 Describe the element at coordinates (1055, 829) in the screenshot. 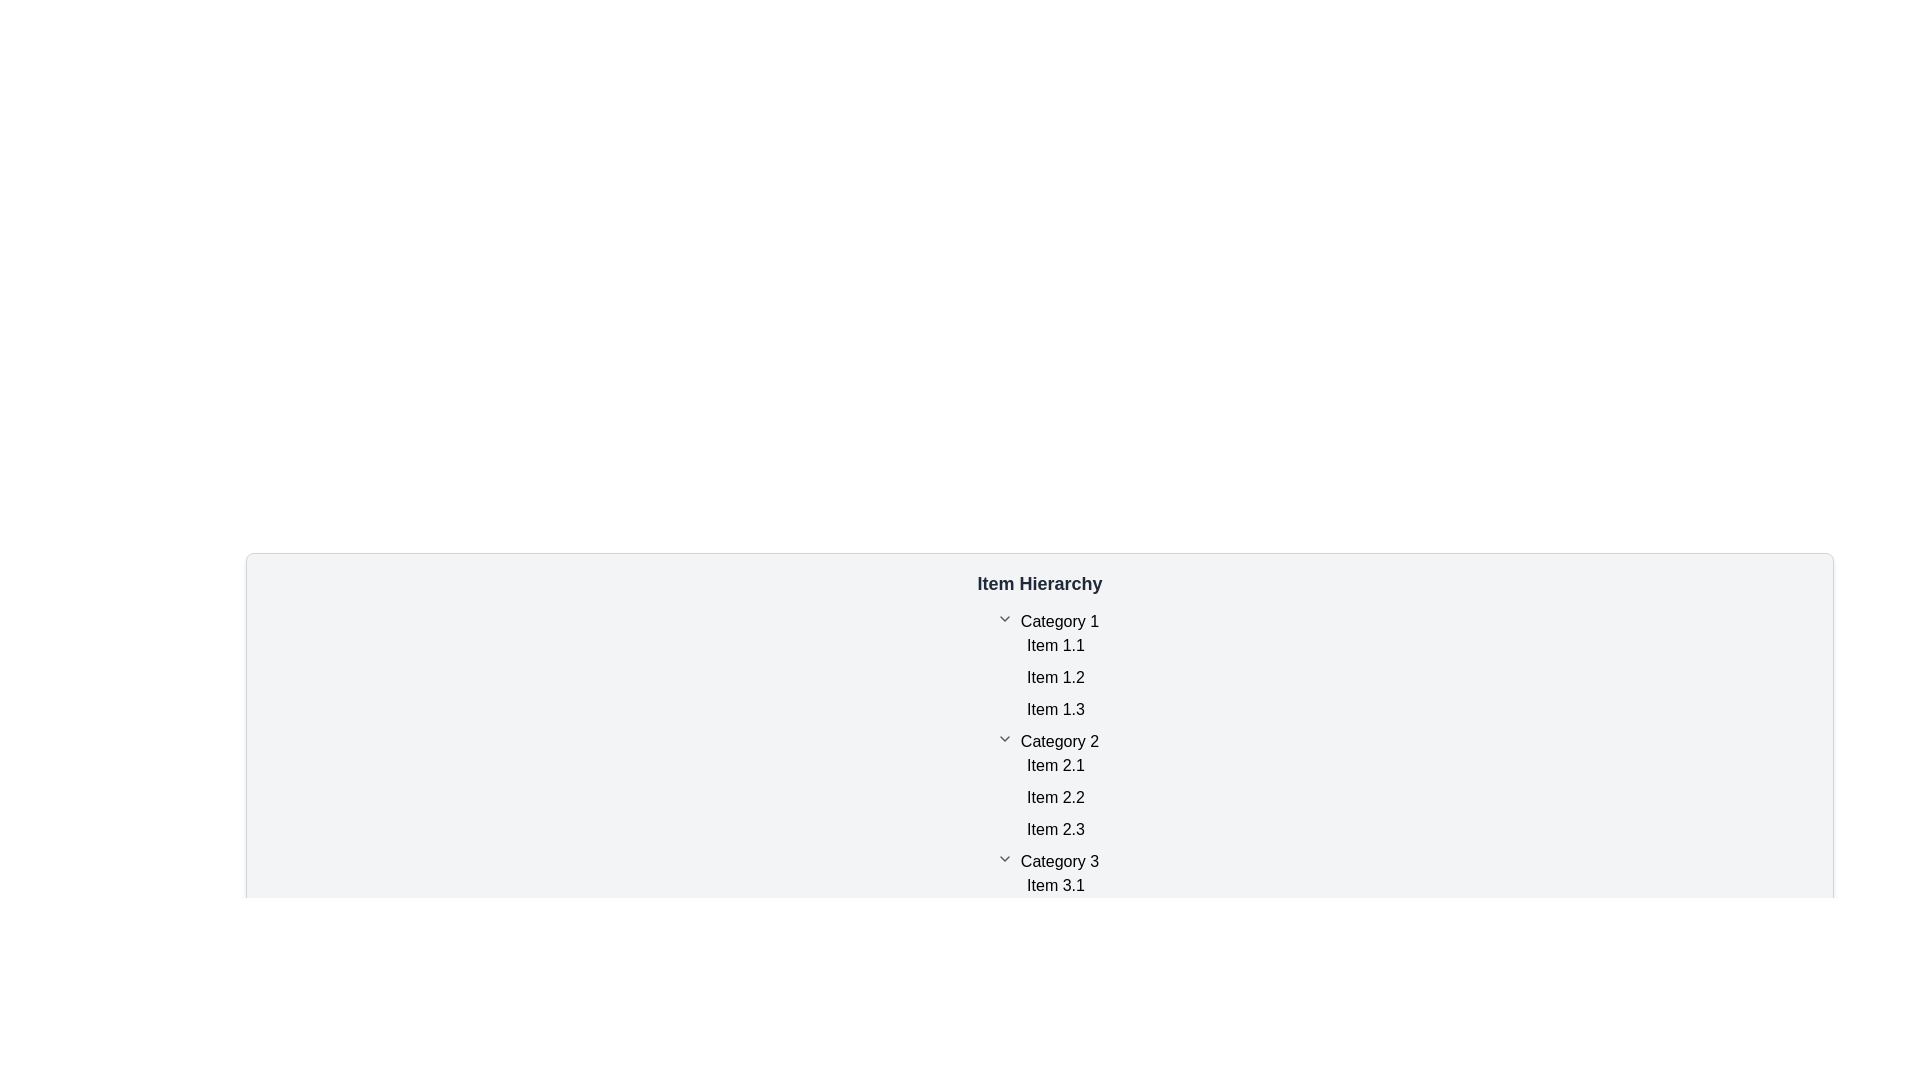

I see `the text label that reads 'Item 2.3', which is styled in a plain sans-serif font and is black on a light-gray background` at that location.